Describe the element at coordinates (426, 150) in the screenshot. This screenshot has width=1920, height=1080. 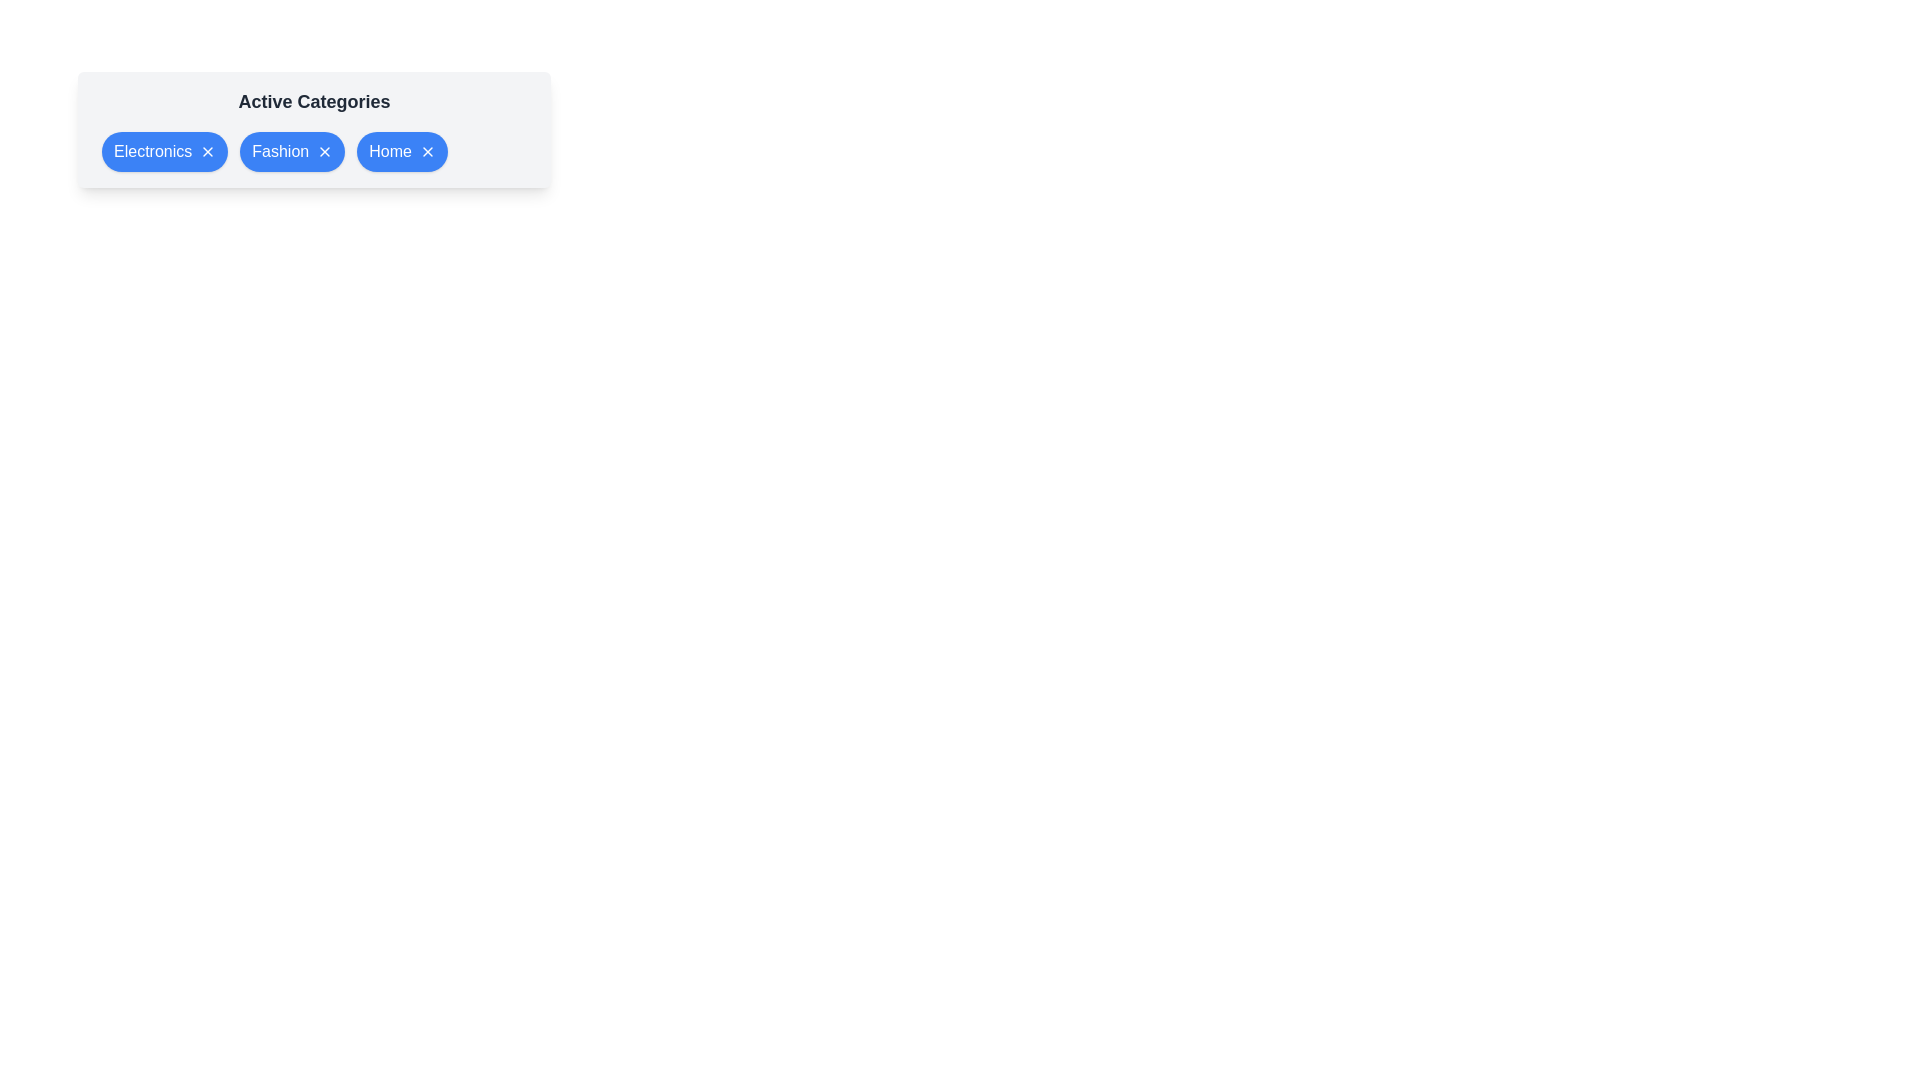
I see `the 'X' button for the category Home` at that location.